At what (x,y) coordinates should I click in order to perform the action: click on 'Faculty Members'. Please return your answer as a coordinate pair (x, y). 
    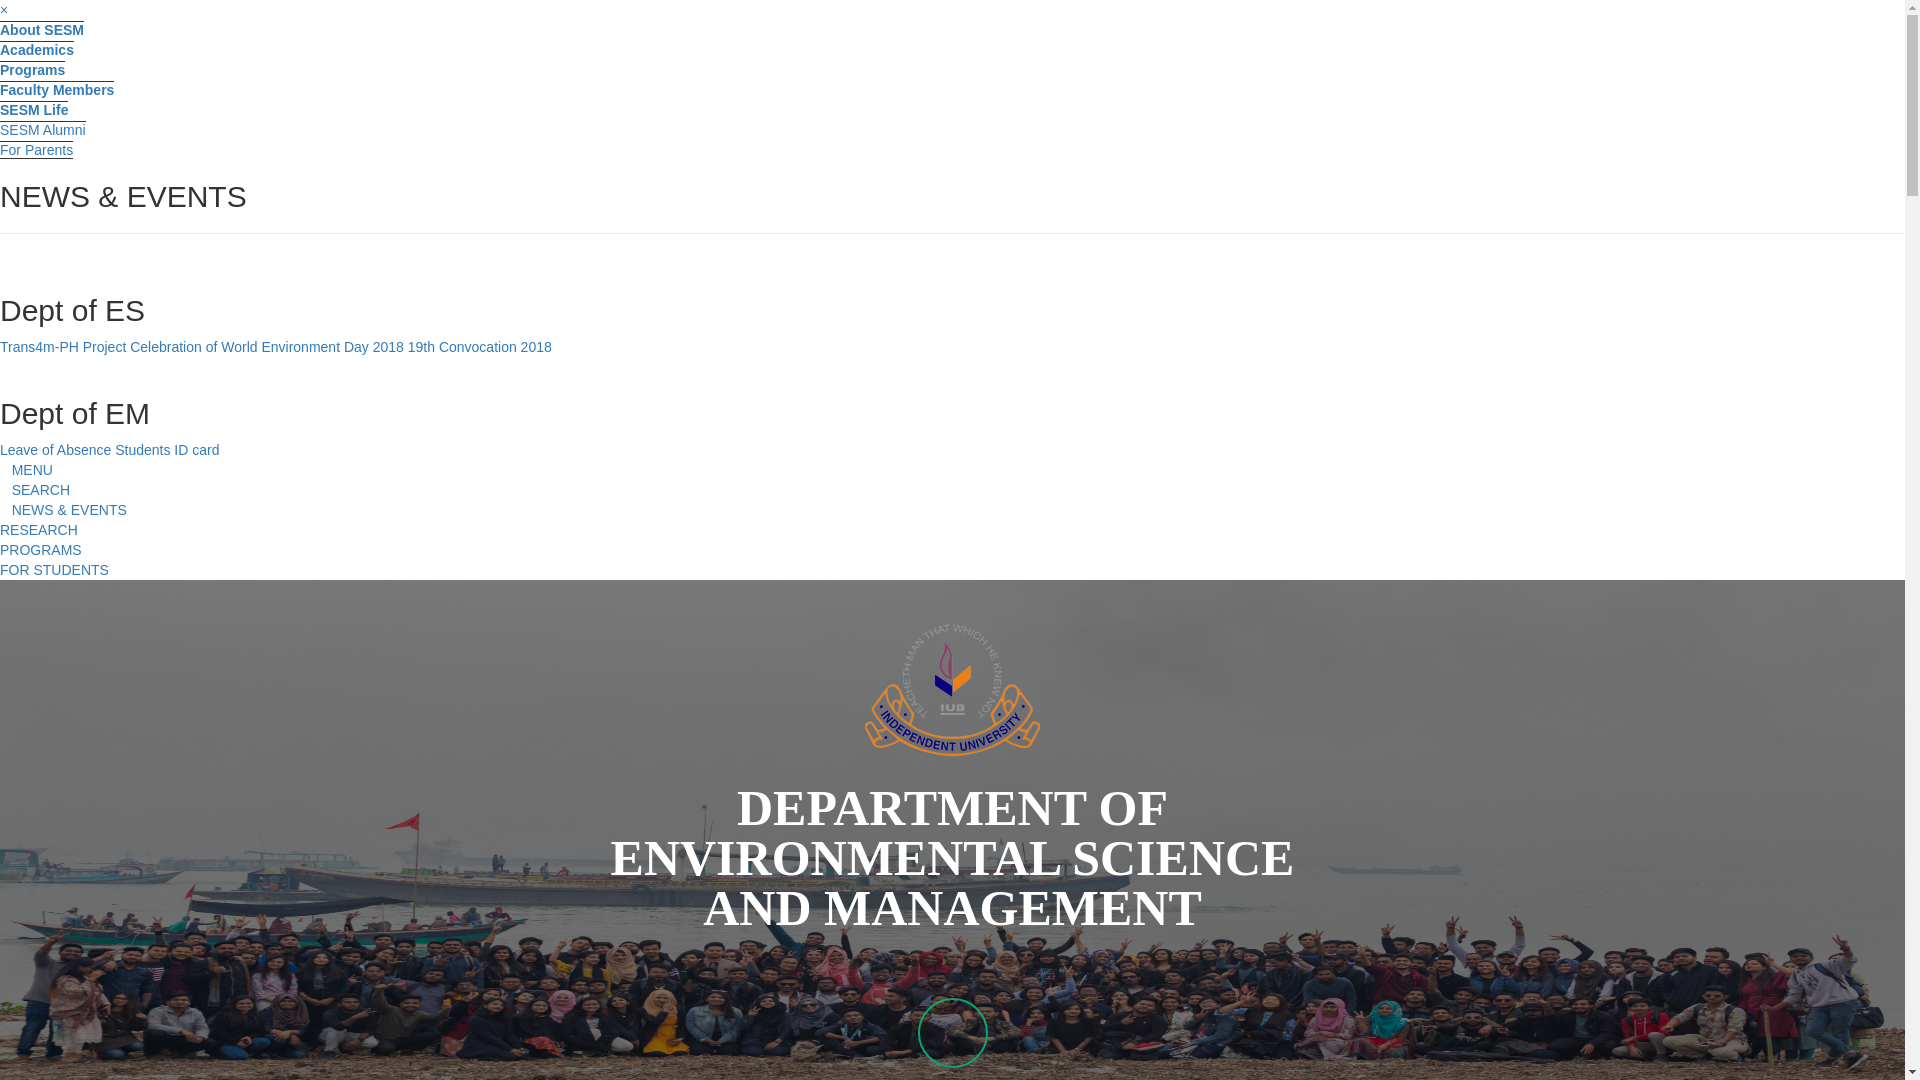
    Looking at the image, I should click on (0, 88).